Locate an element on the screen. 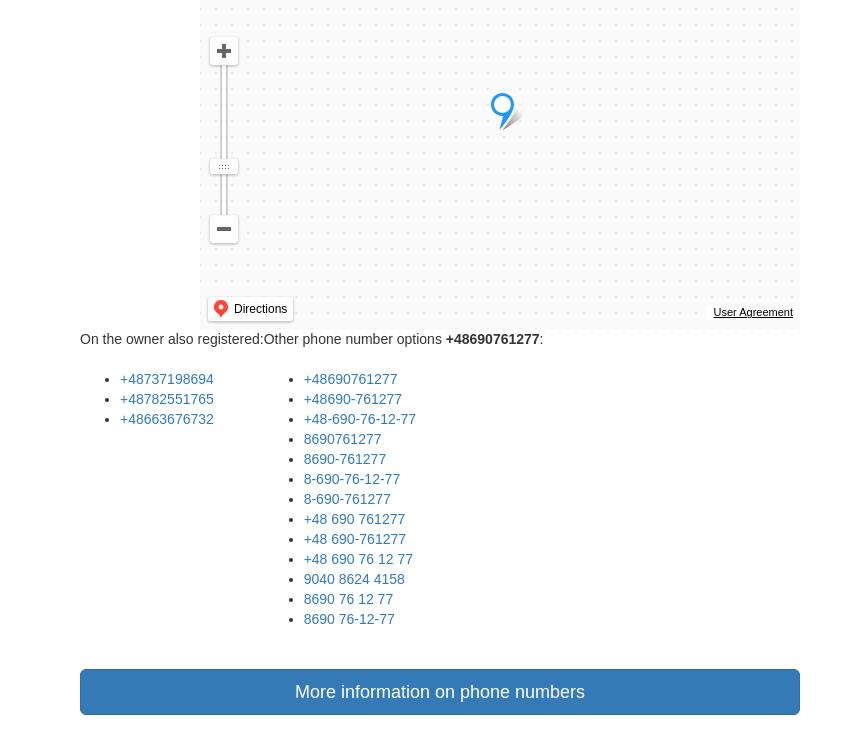  '+48663676732' is located at coordinates (119, 418).